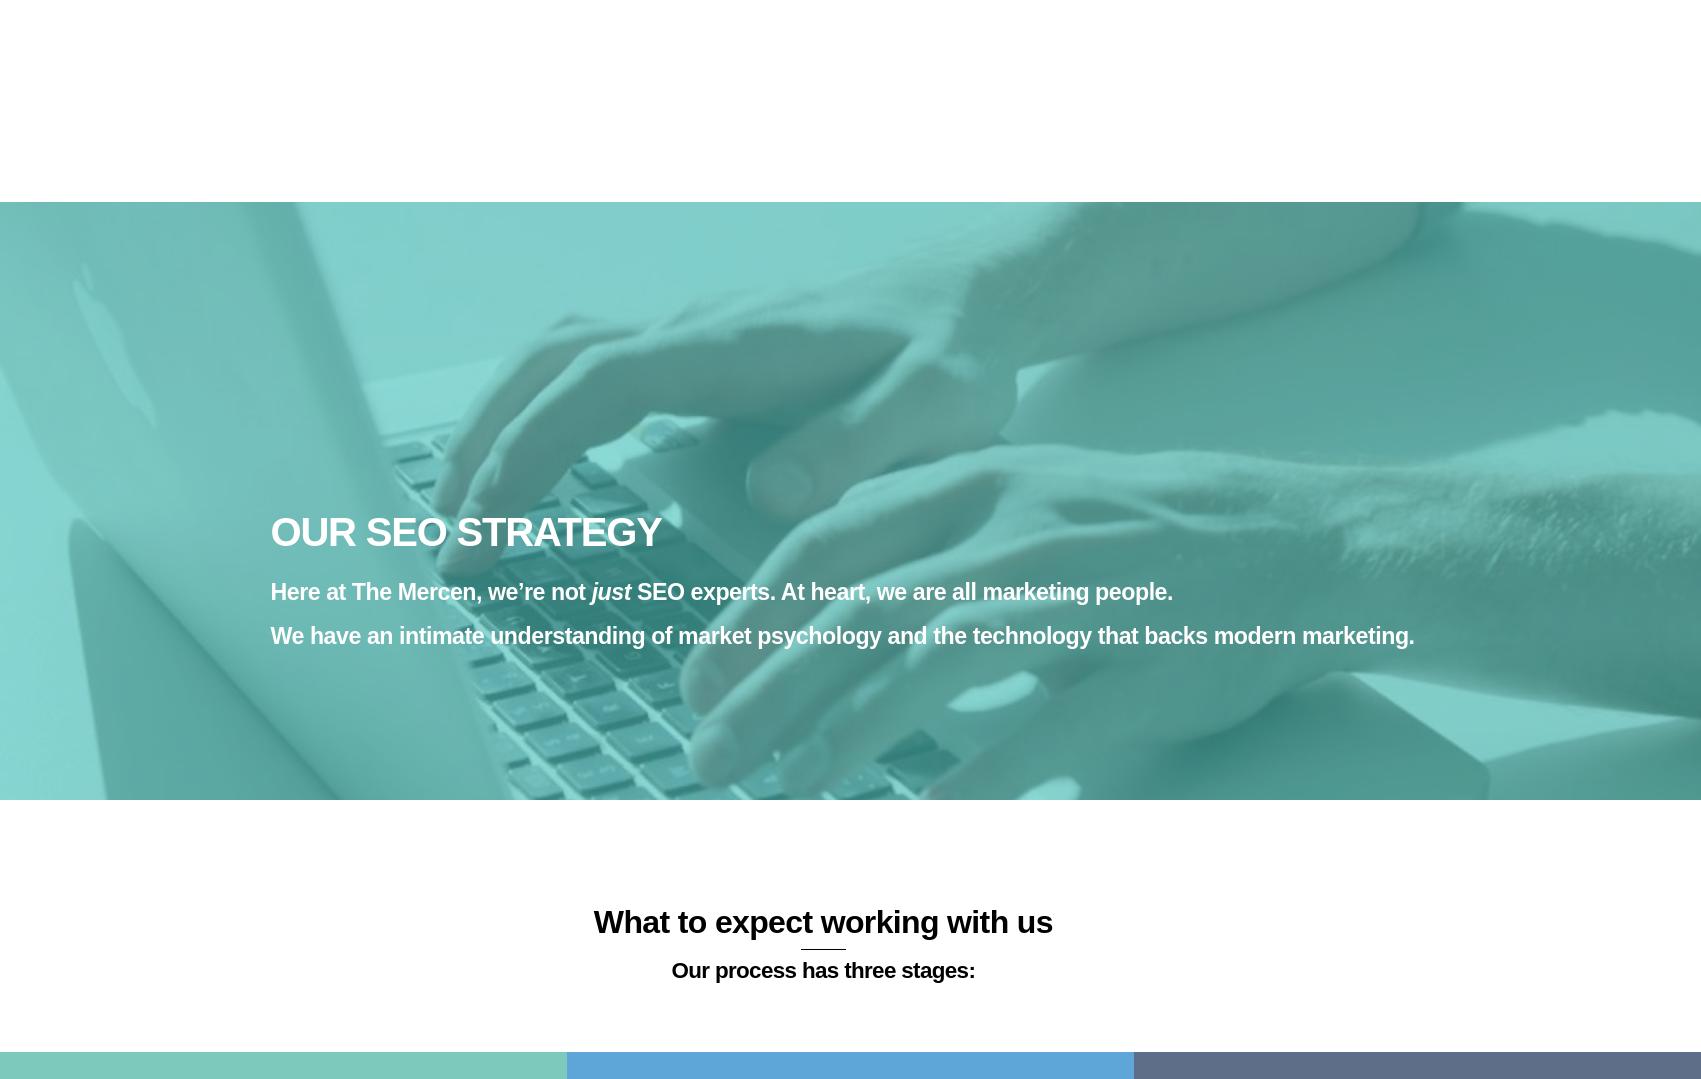 This screenshot has width=1701, height=1079. I want to click on 'Implementation of design alteration recommendations', so click(484, 571).